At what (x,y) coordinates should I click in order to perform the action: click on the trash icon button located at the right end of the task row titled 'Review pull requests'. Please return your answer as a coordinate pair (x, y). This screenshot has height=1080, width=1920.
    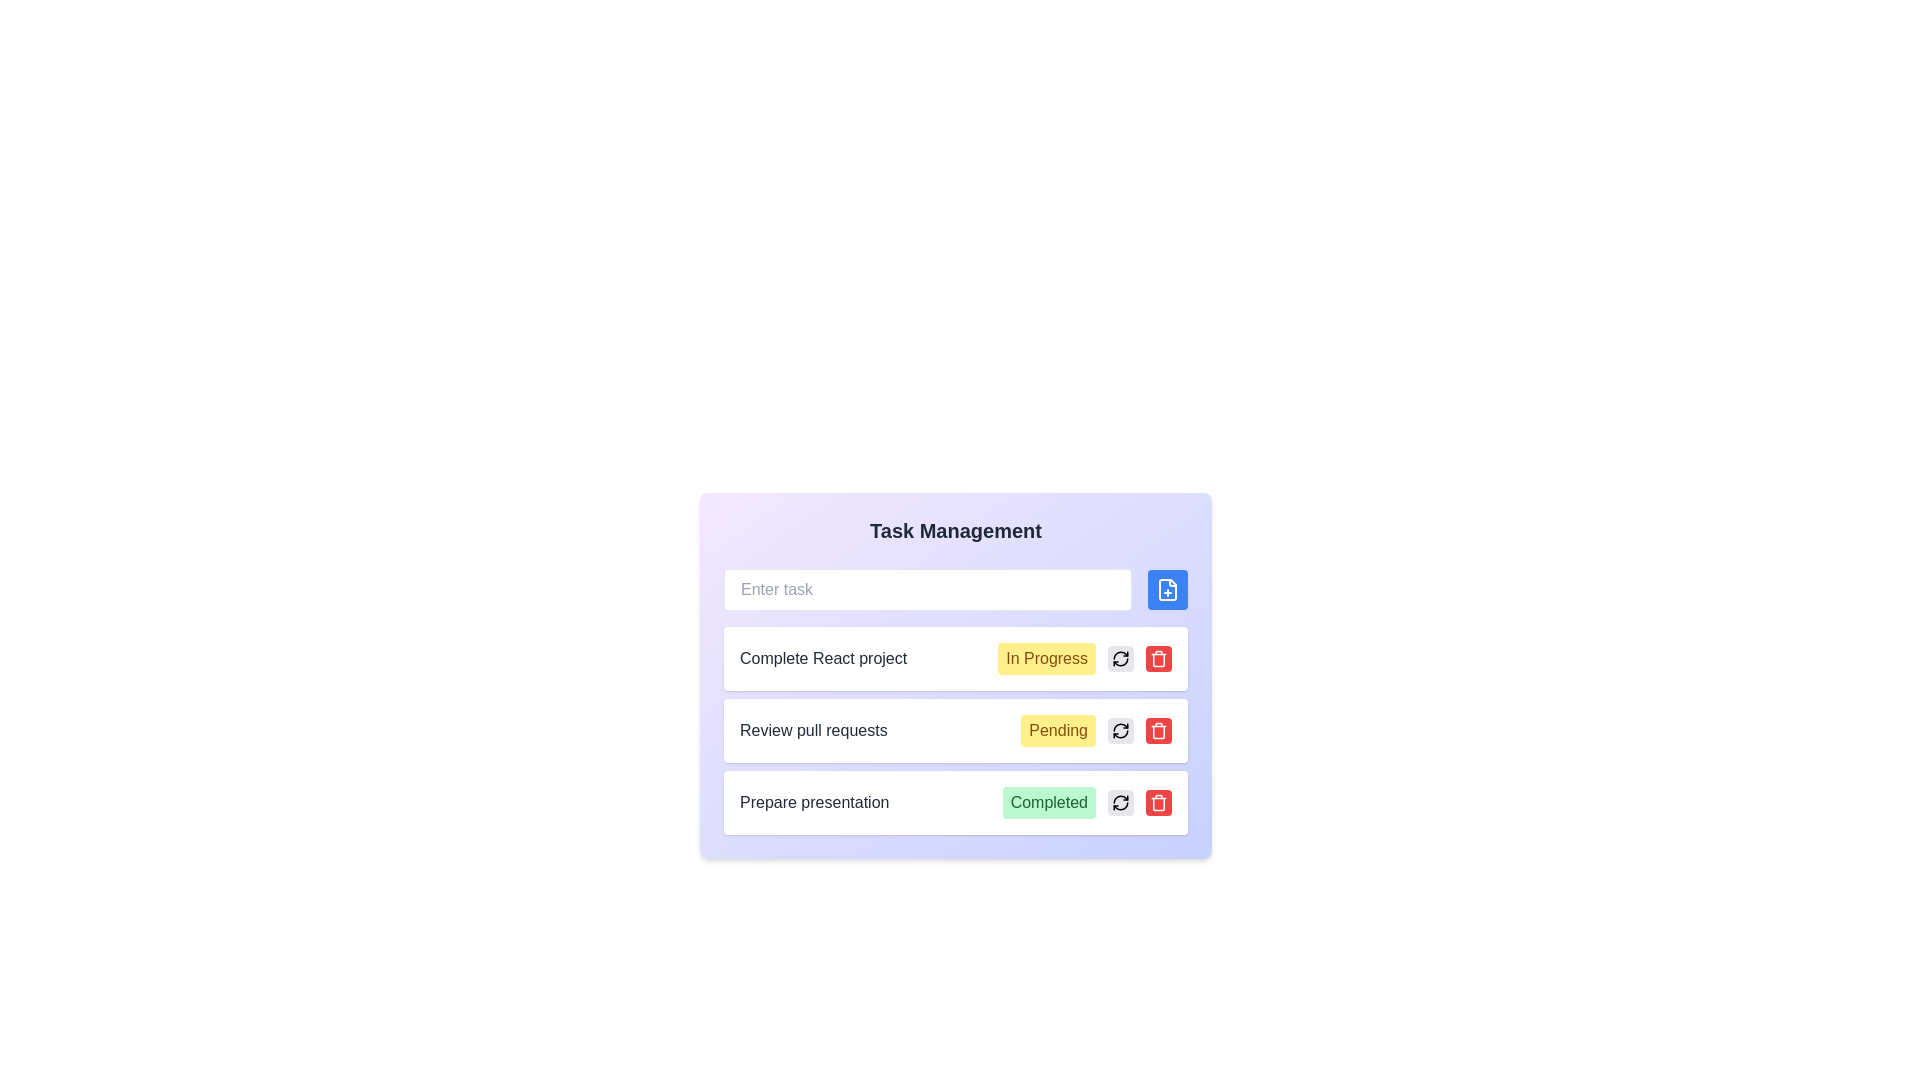
    Looking at the image, I should click on (1158, 731).